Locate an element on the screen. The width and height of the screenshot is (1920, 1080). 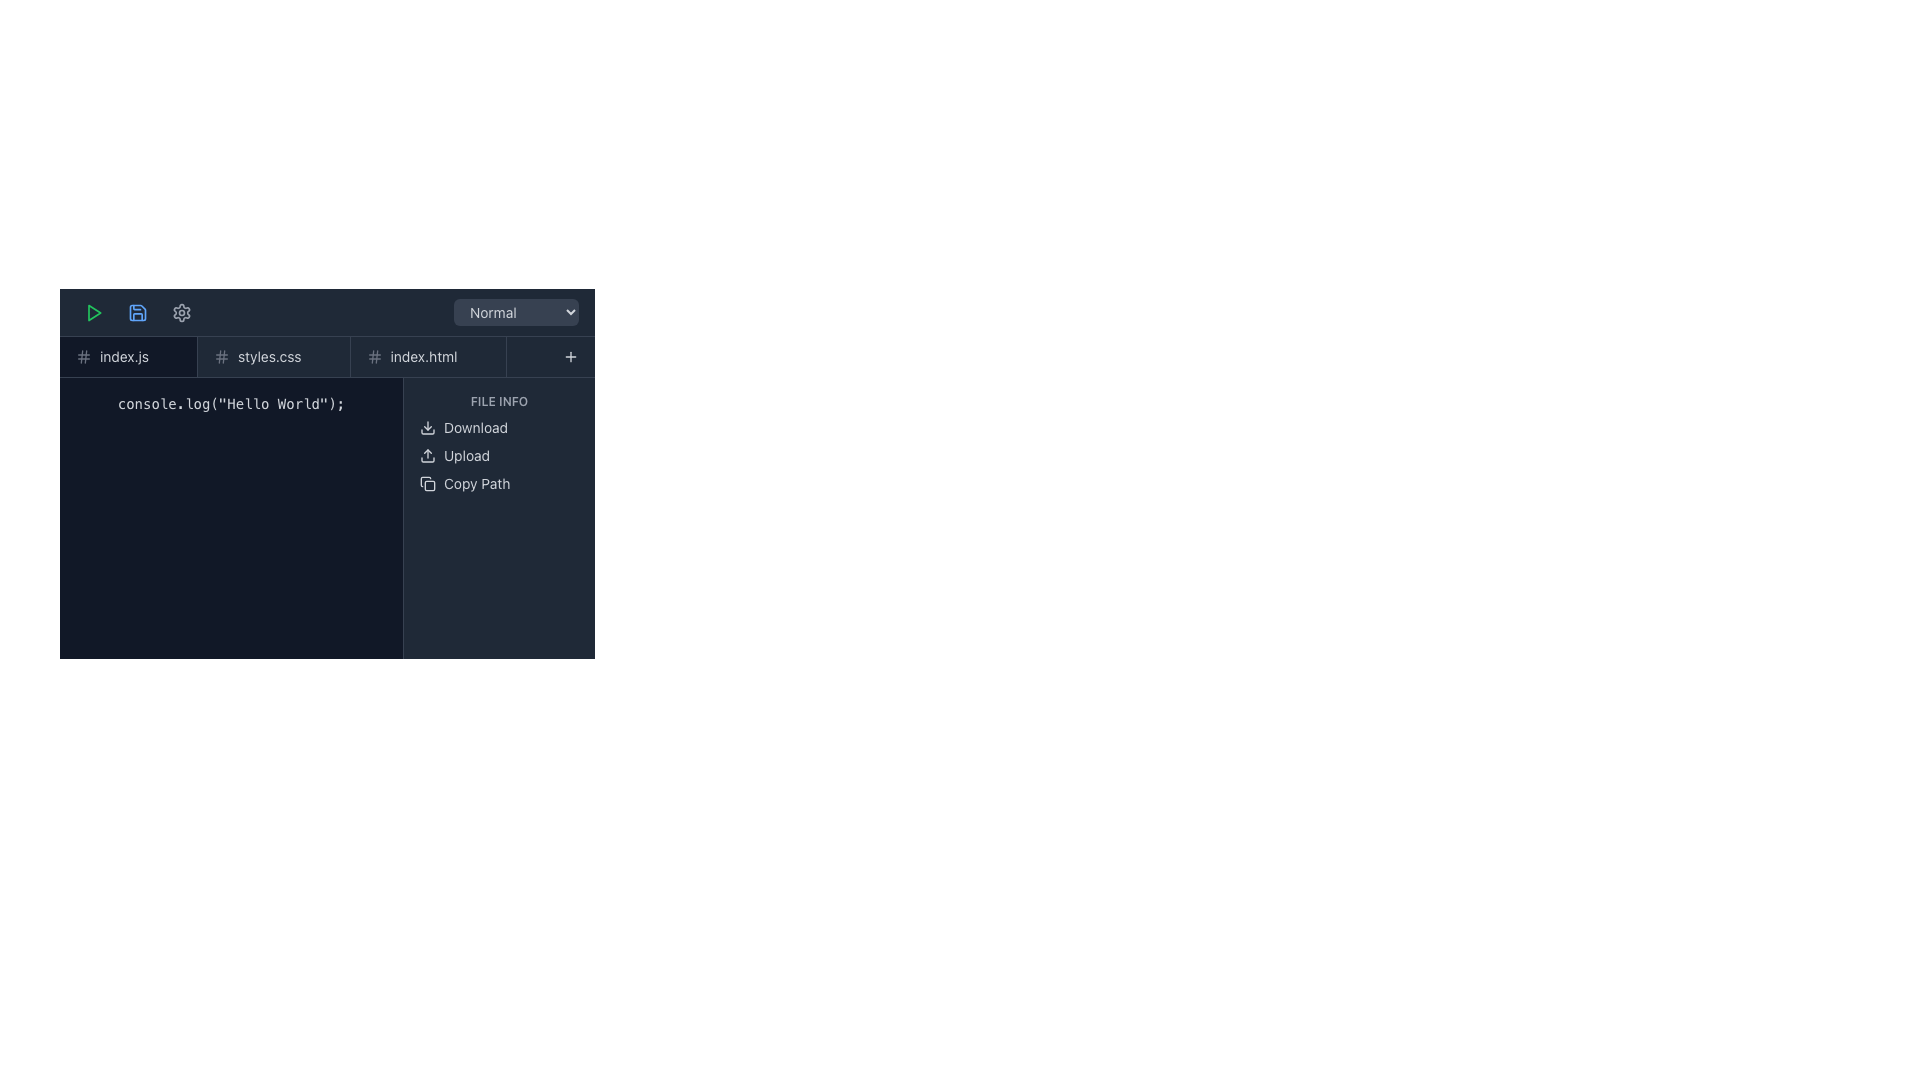
the icon that signifies a tag or hash associated with 'index.html', located to the left of the text 'index.html' is located at coordinates (374, 356).